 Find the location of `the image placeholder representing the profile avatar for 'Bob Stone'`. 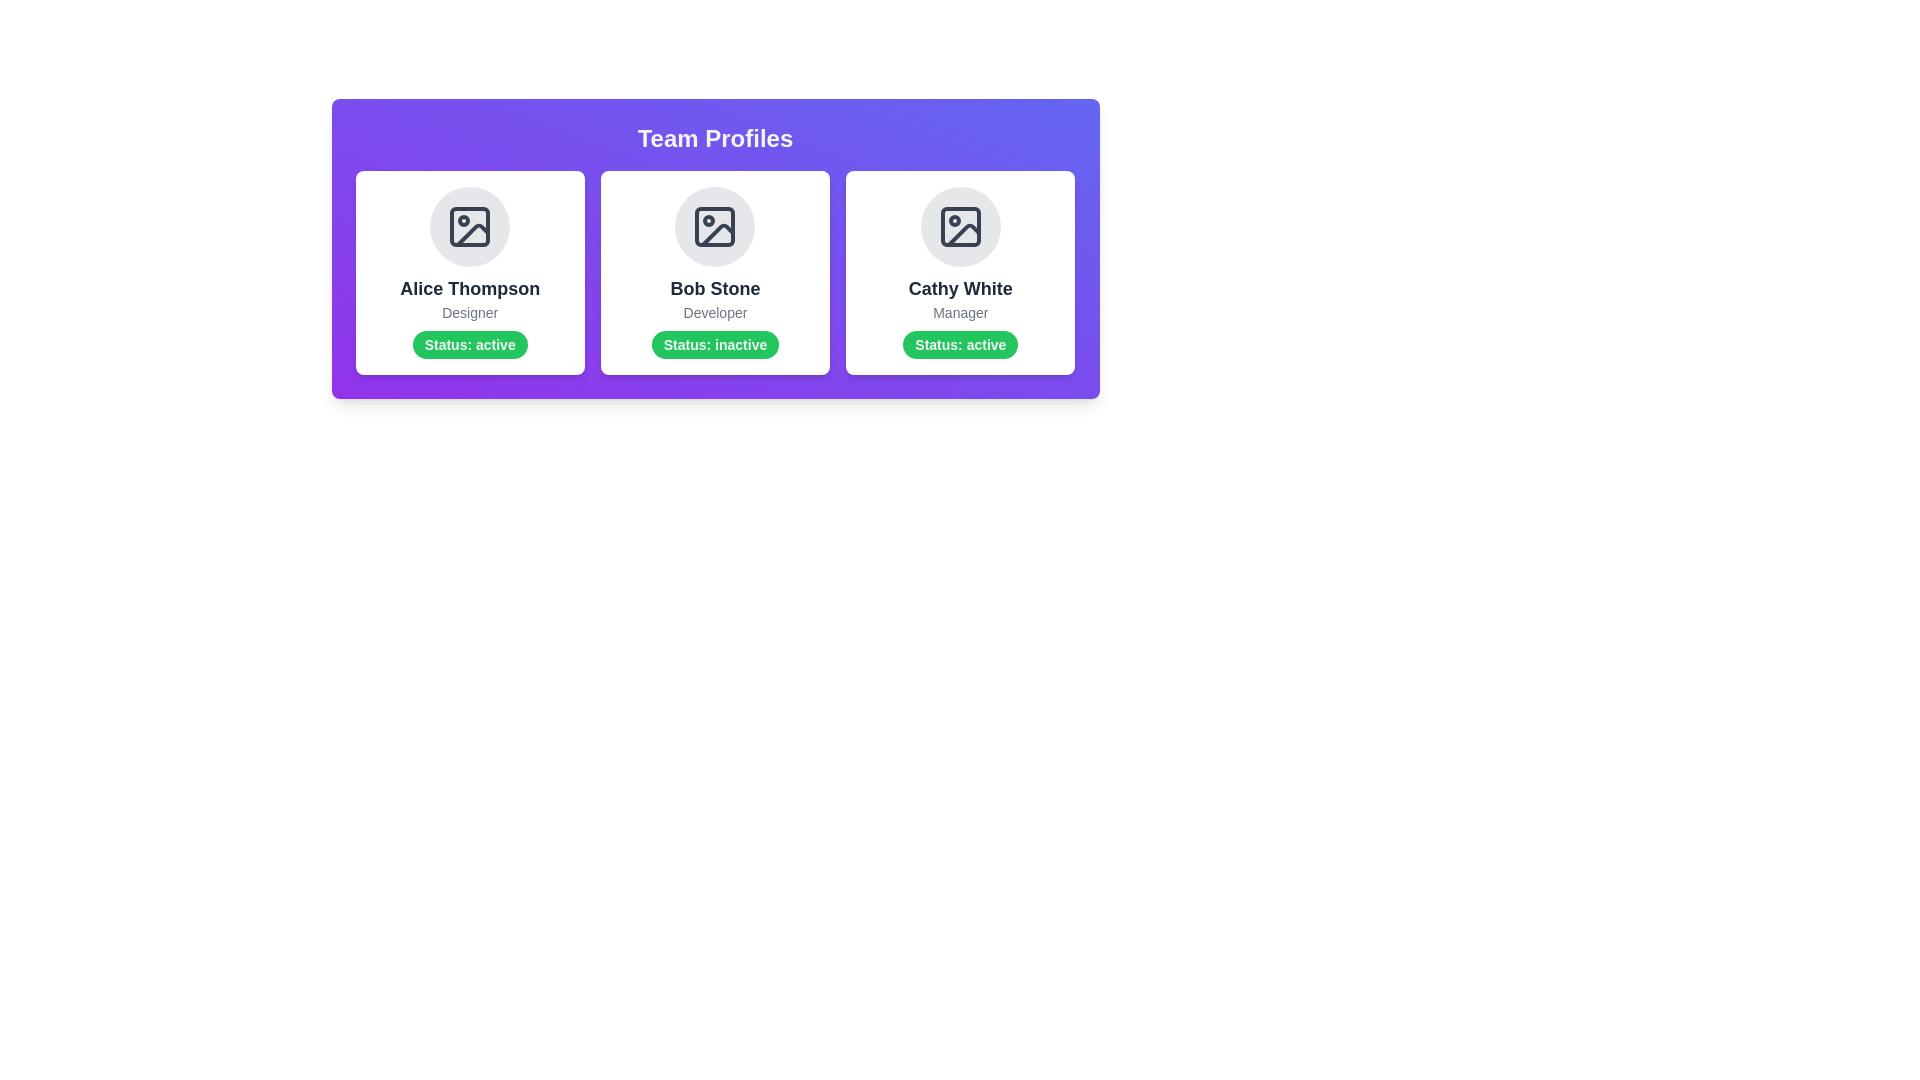

the image placeholder representing the profile avatar for 'Bob Stone' is located at coordinates (715, 226).